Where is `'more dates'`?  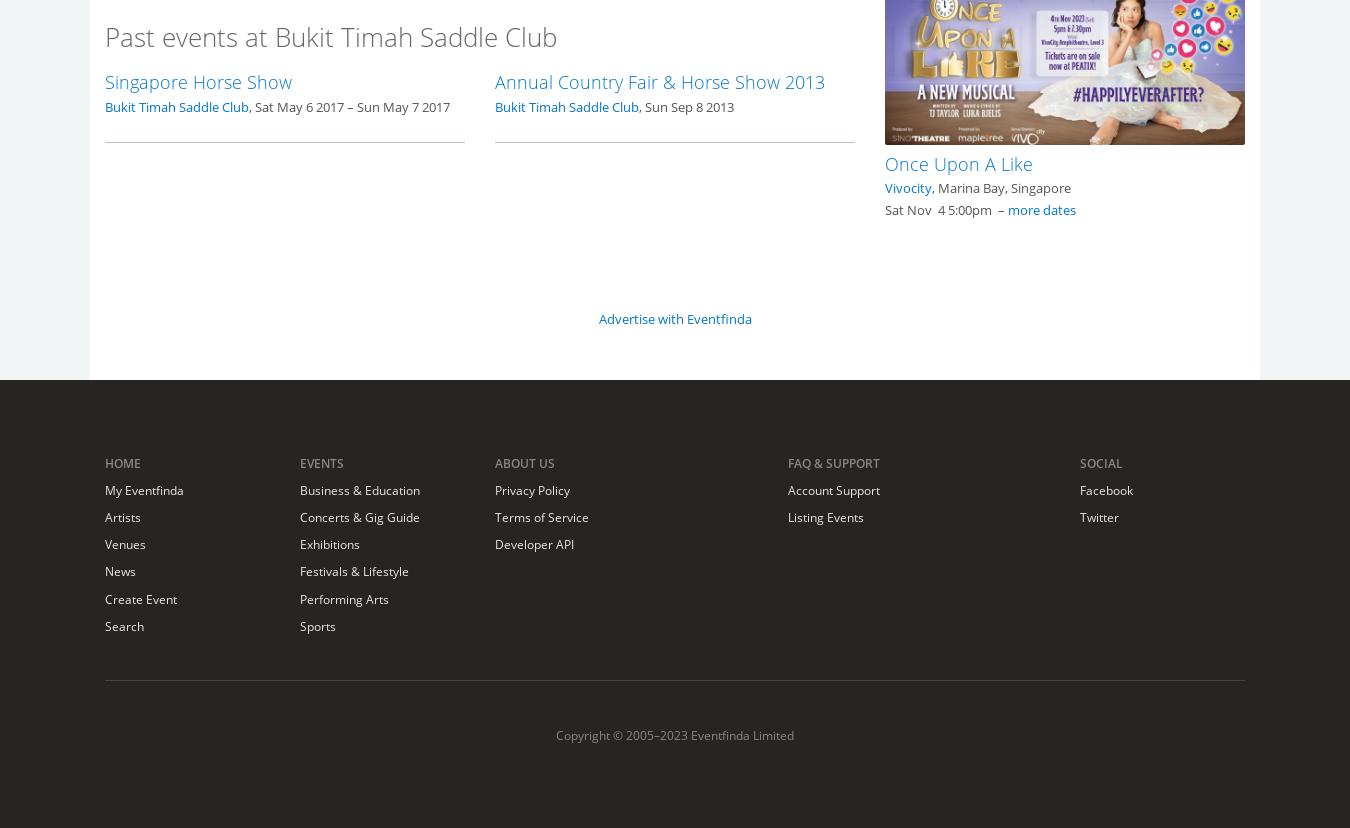
'more dates' is located at coordinates (1042, 209).